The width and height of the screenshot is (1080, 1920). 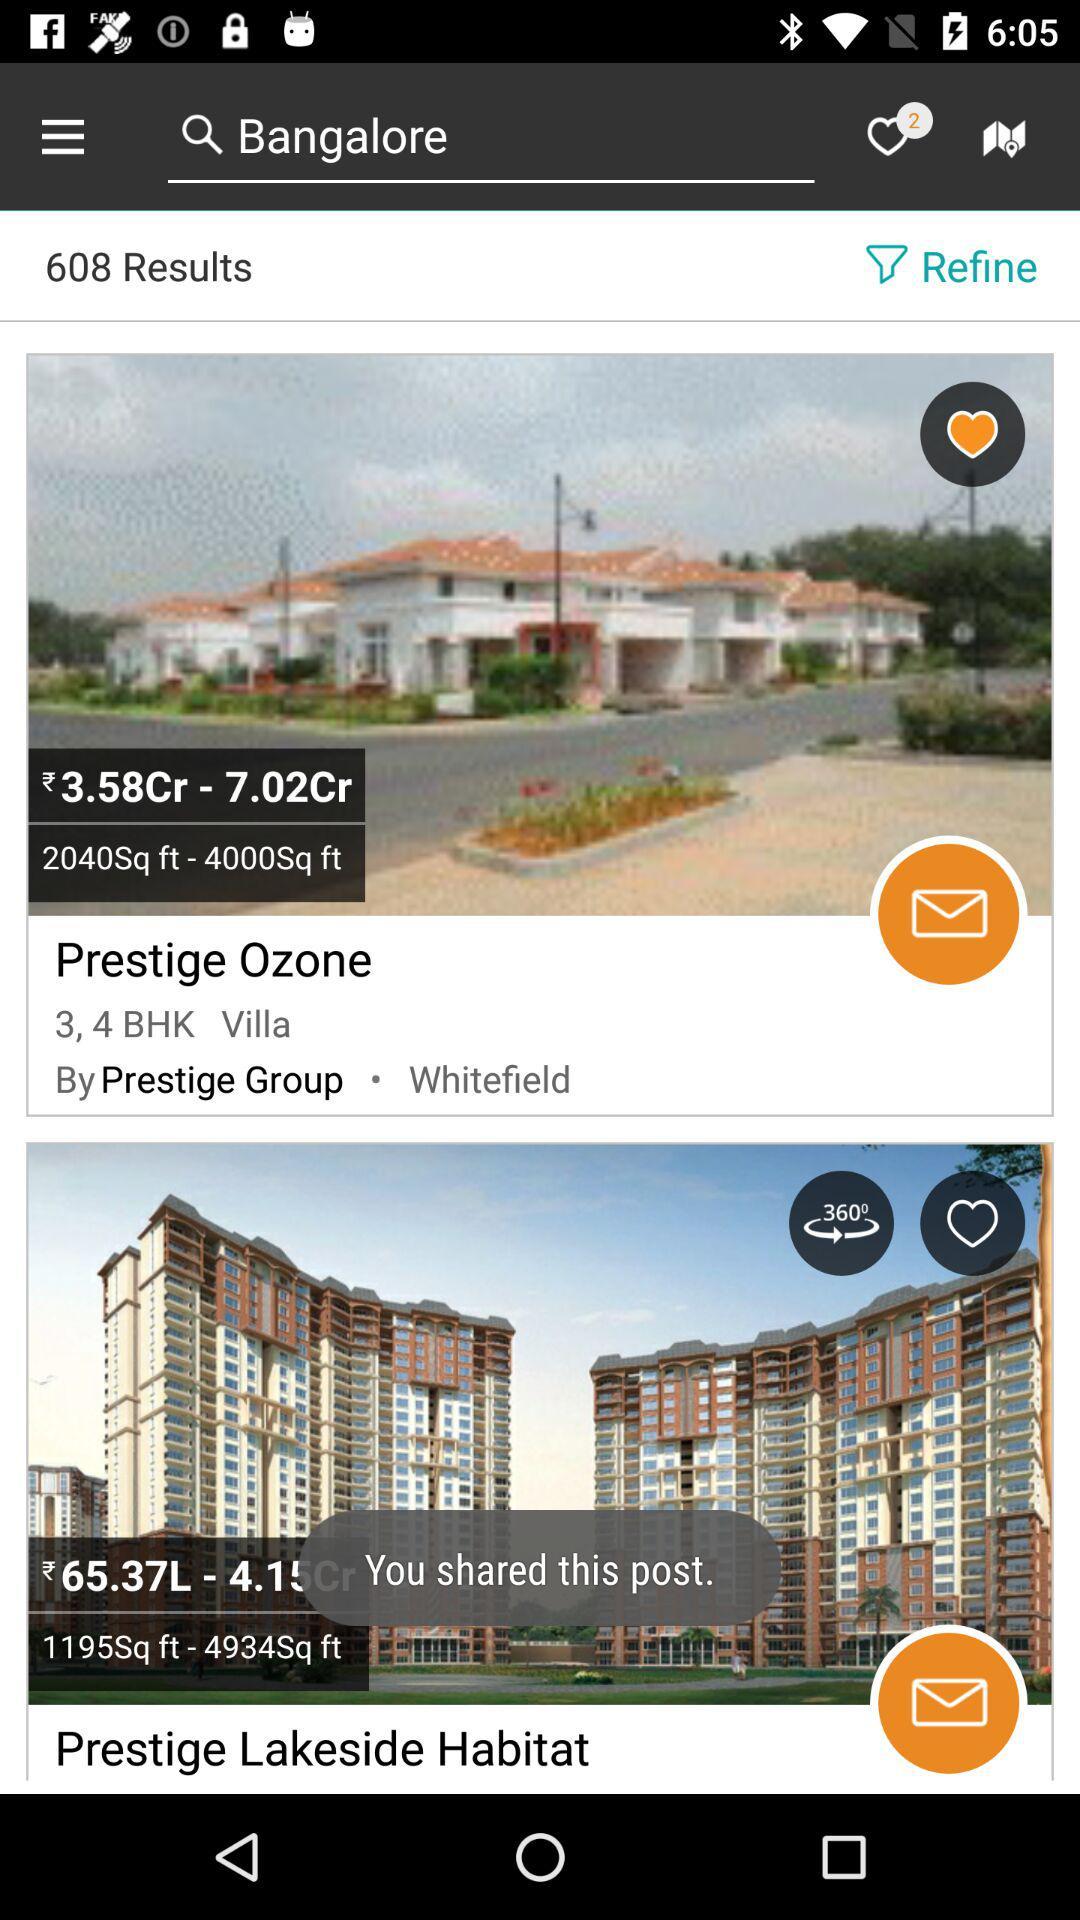 I want to click on message, so click(x=947, y=913).